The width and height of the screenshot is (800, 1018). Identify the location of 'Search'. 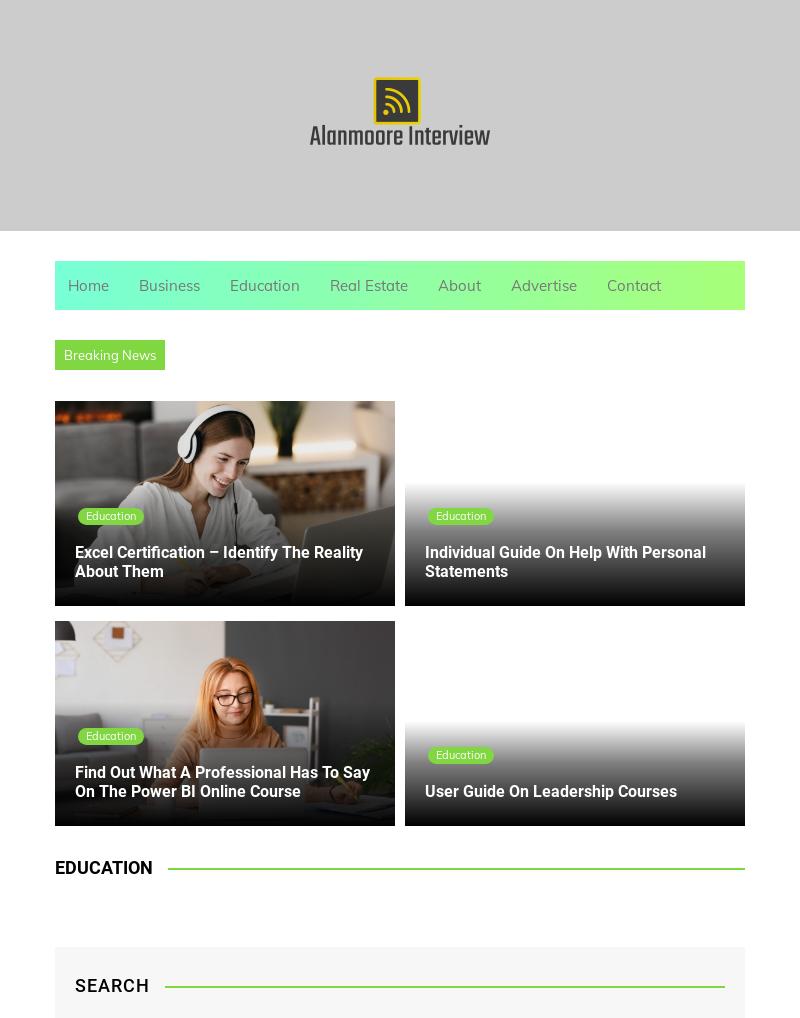
(111, 984).